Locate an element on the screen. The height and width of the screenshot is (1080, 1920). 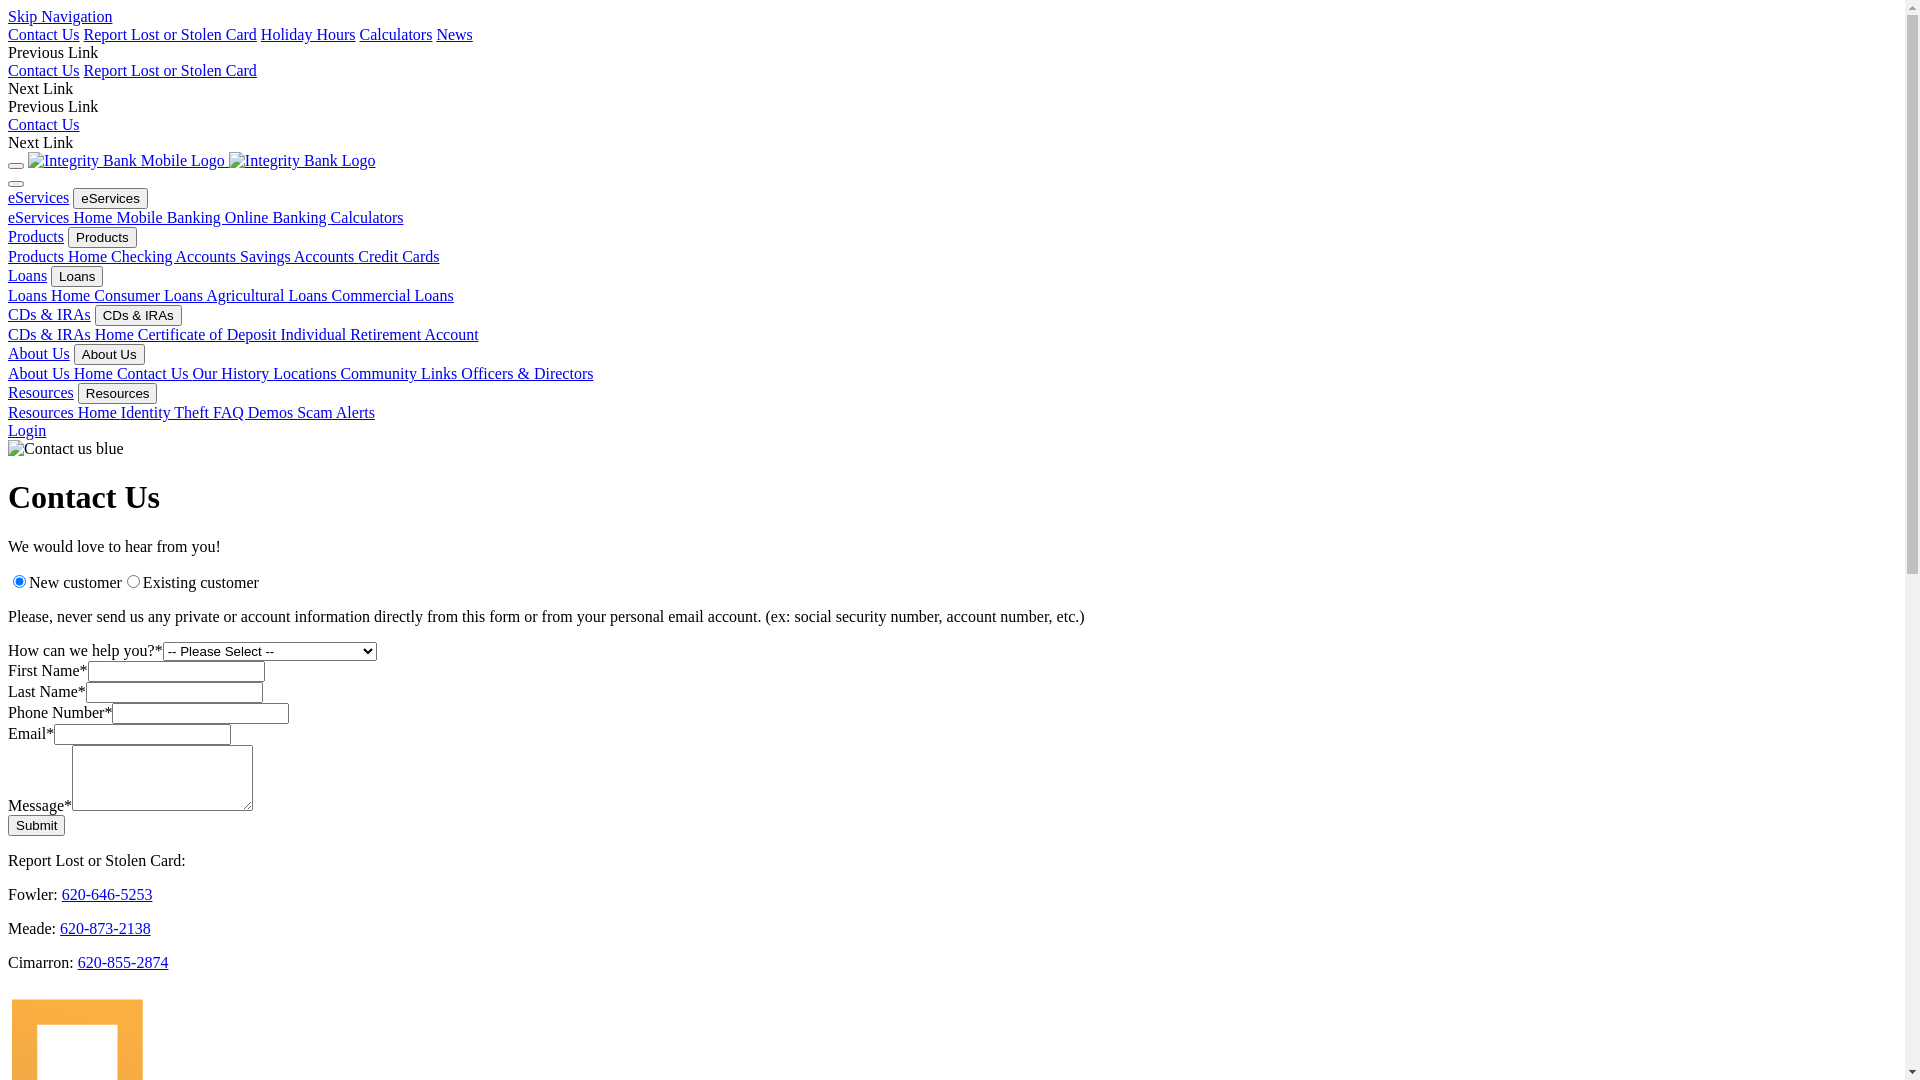
'Loans' is located at coordinates (27, 275).